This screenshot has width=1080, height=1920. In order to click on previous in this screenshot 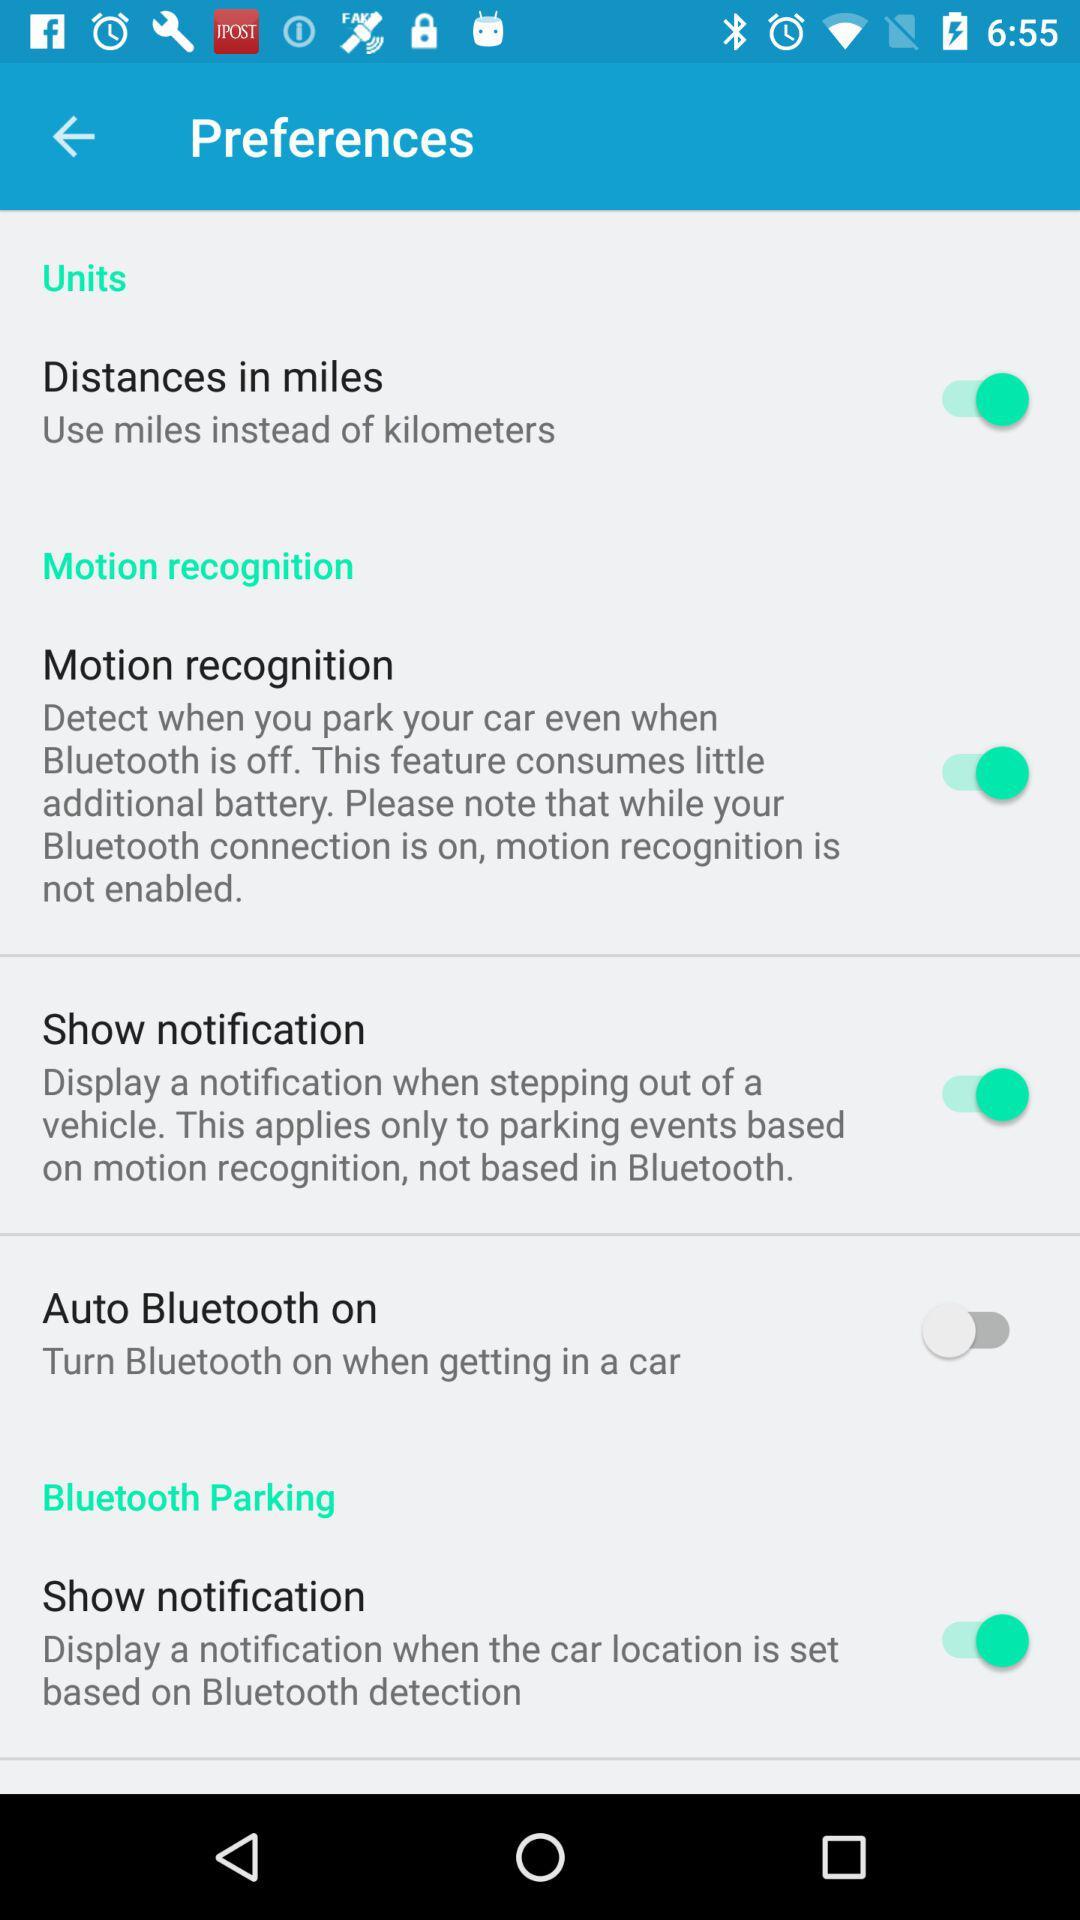, I will do `click(72, 135)`.